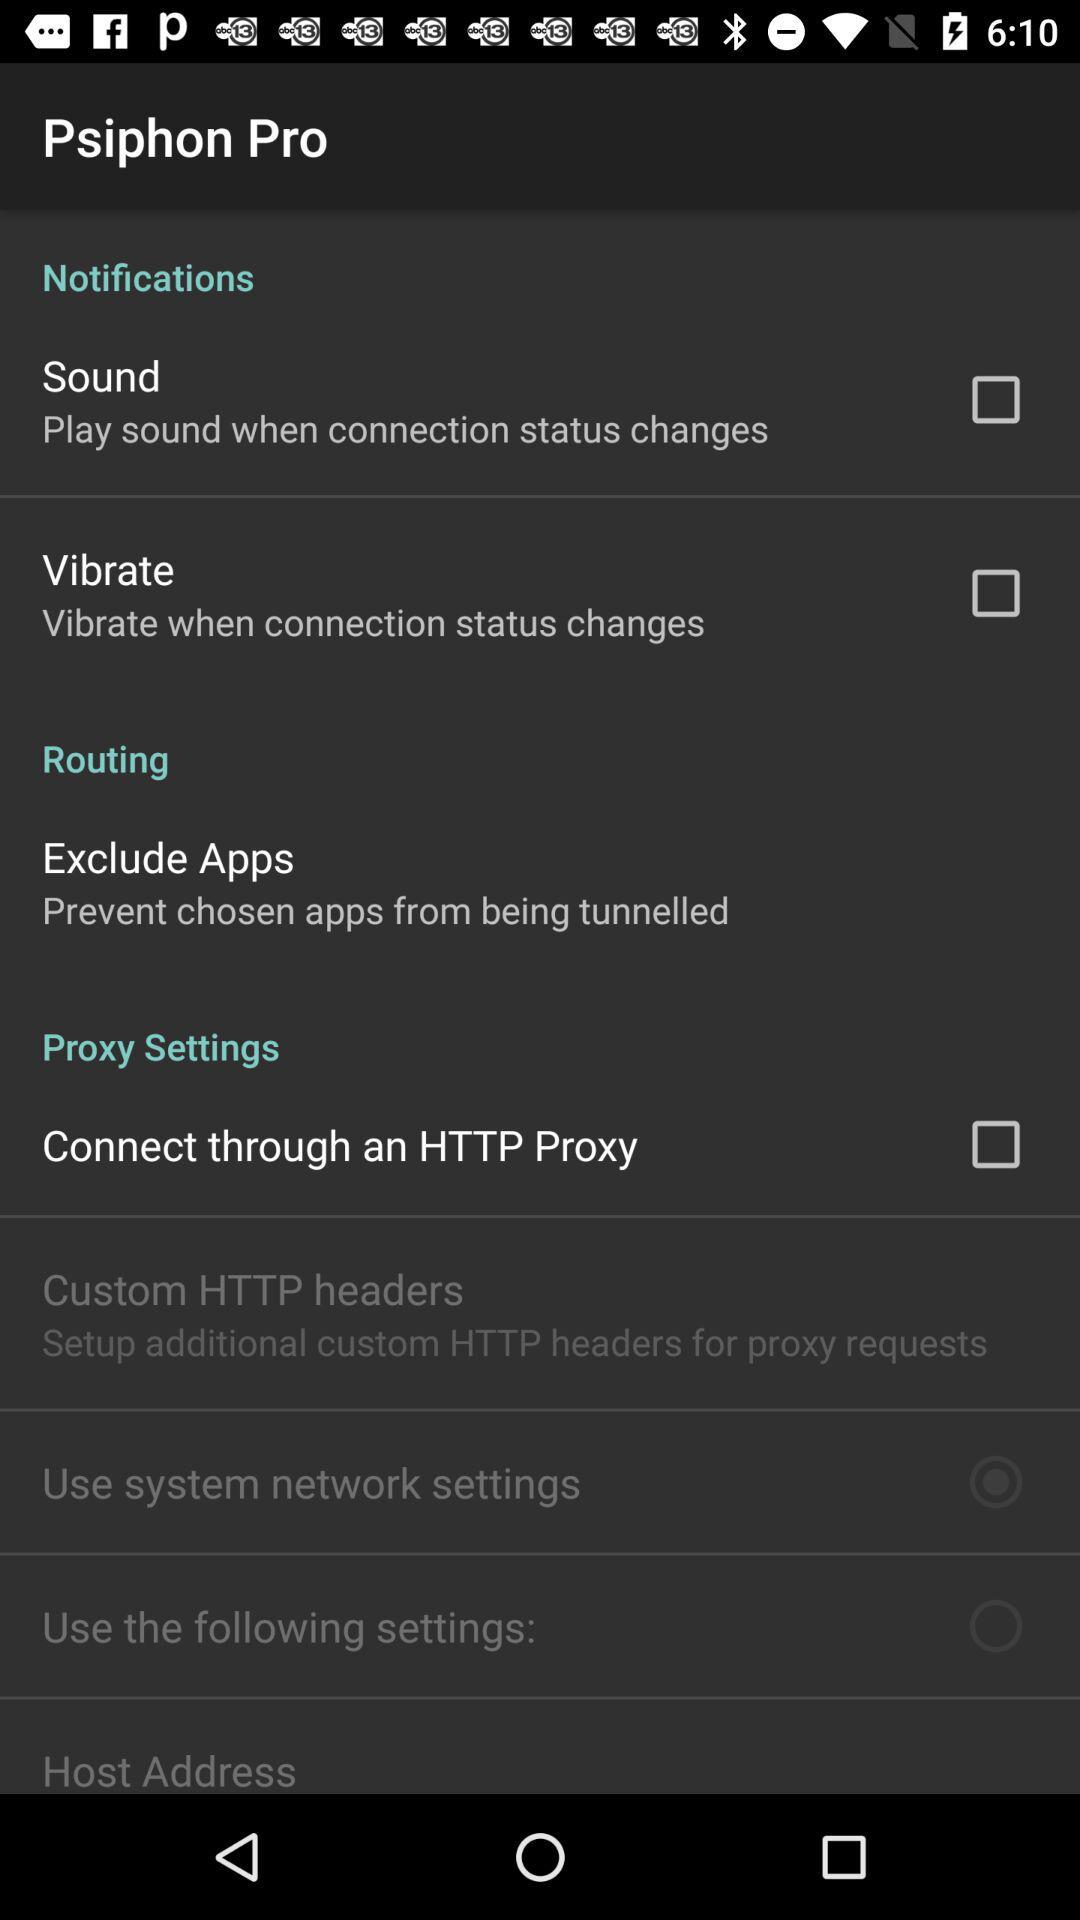 The width and height of the screenshot is (1080, 1920). What do you see at coordinates (385, 908) in the screenshot?
I see `the prevent chosen apps` at bounding box center [385, 908].